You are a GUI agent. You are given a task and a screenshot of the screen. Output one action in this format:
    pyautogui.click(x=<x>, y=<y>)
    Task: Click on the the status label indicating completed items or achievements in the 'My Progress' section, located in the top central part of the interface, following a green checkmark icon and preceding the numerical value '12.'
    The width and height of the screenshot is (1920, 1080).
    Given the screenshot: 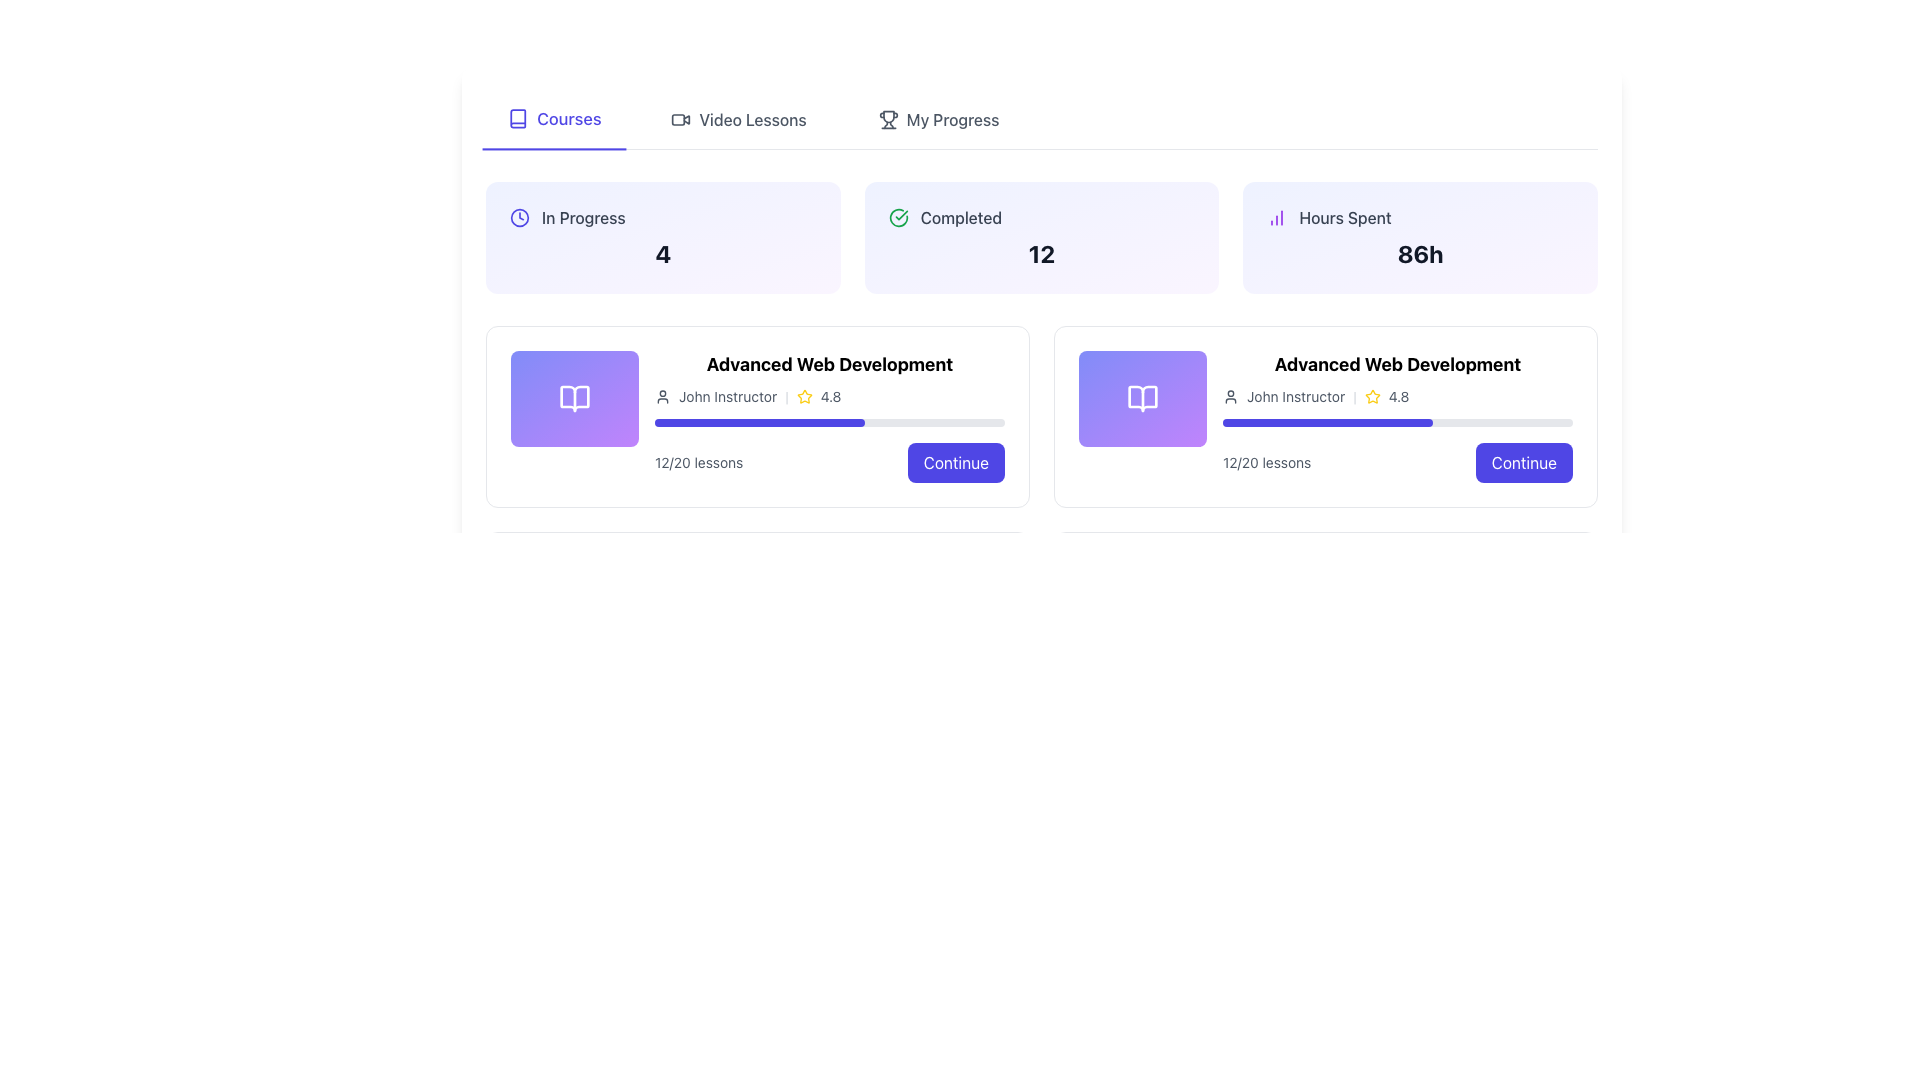 What is the action you would take?
    pyautogui.click(x=961, y=218)
    